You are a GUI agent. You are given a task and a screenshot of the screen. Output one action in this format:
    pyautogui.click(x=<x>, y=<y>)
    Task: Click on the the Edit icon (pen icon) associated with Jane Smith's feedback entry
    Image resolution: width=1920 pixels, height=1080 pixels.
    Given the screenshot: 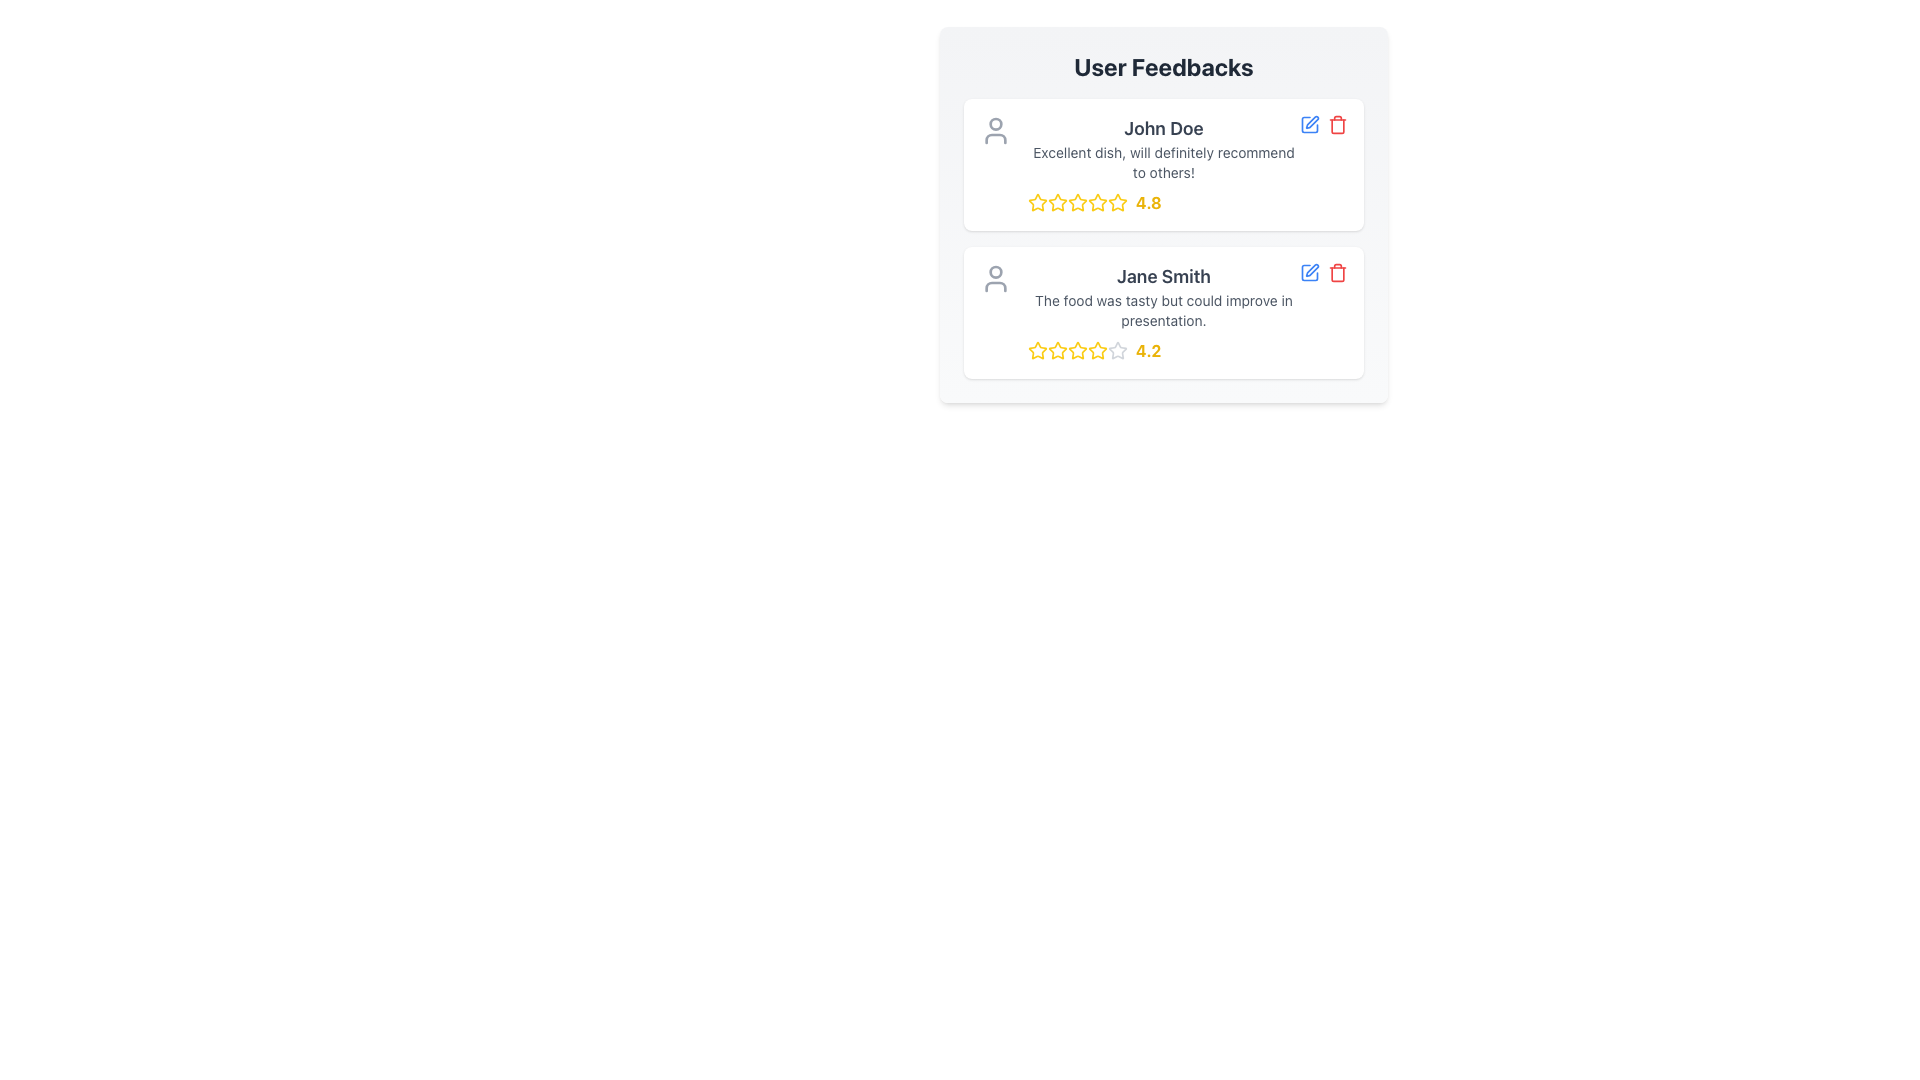 What is the action you would take?
    pyautogui.click(x=1312, y=270)
    